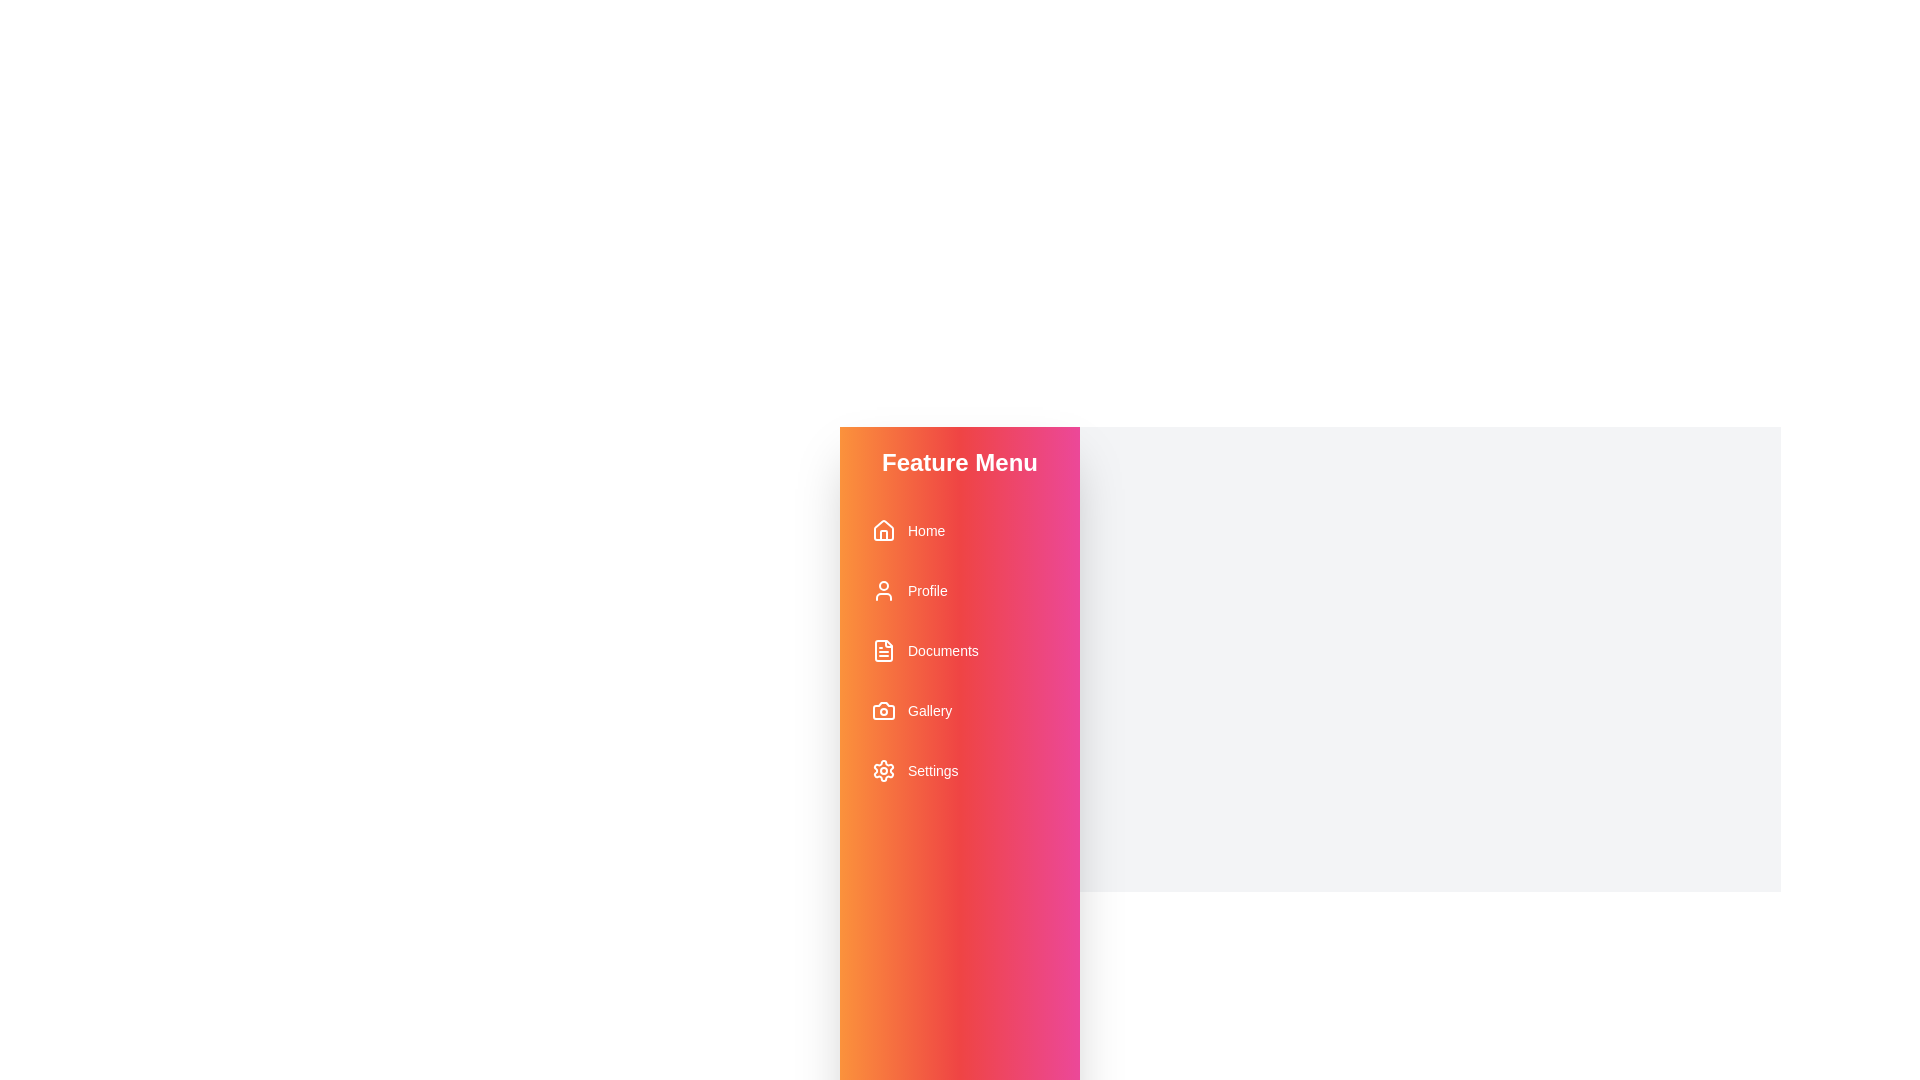 This screenshot has height=1080, width=1920. I want to click on the menu item Profile to navigate, so click(960, 589).